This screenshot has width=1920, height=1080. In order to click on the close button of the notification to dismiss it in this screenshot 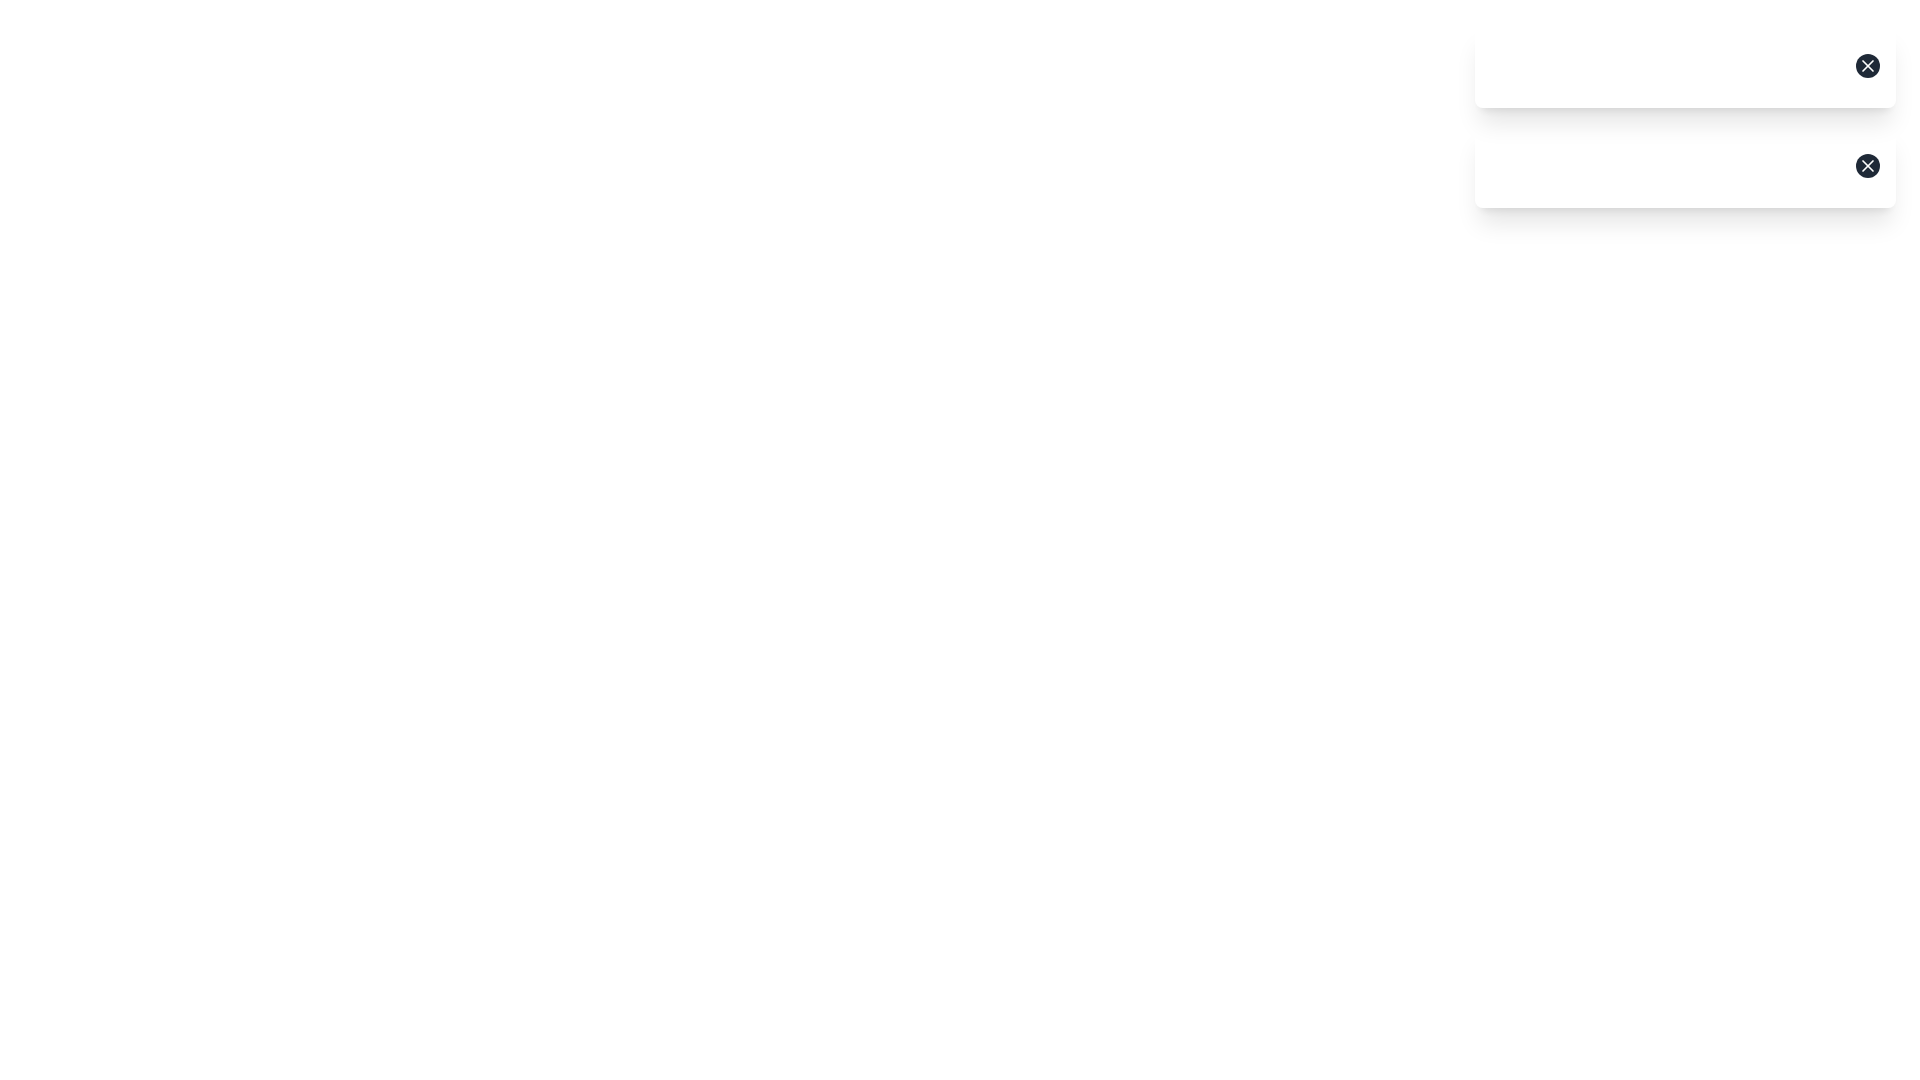, I will do `click(1866, 64)`.